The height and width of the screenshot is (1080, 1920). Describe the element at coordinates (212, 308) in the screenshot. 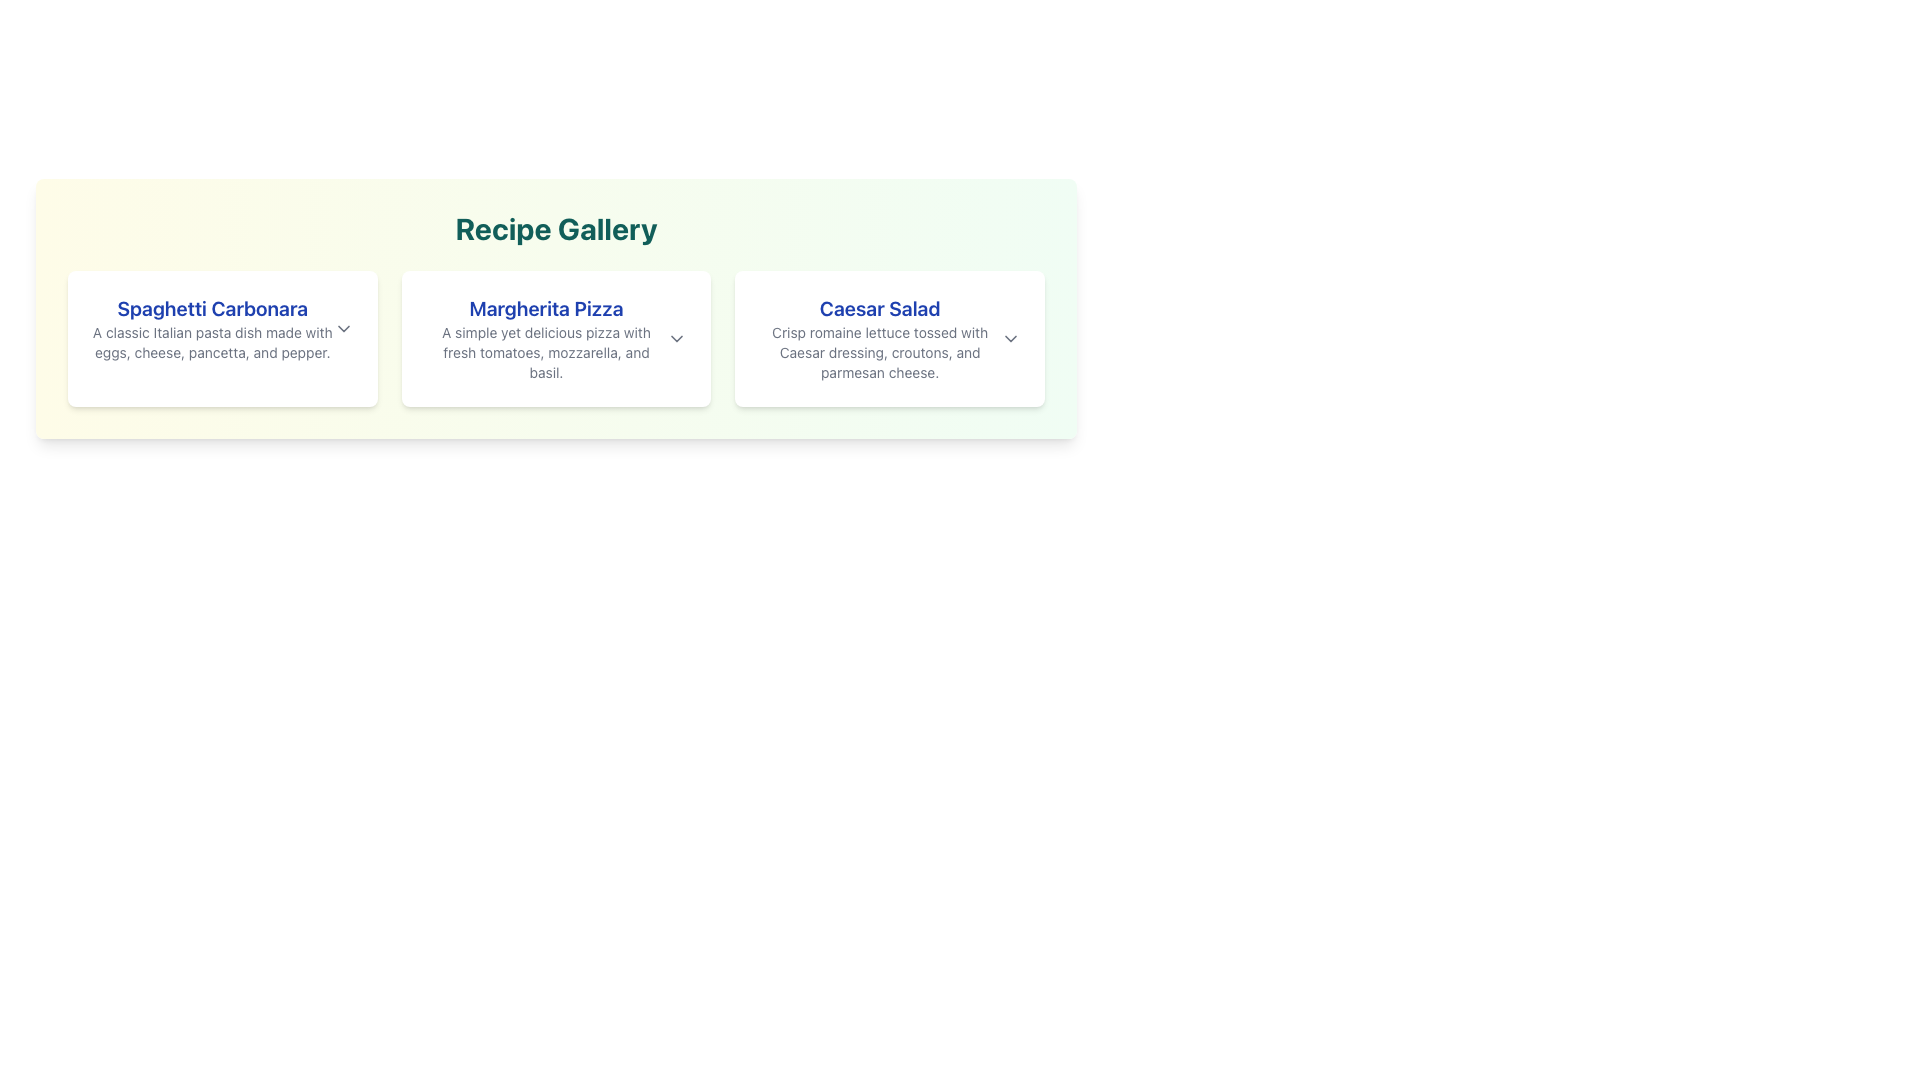

I see `bold blue text 'Spaghetti Carbonara' at the top of the first card in the 'Recipe Gallery' section for information` at that location.